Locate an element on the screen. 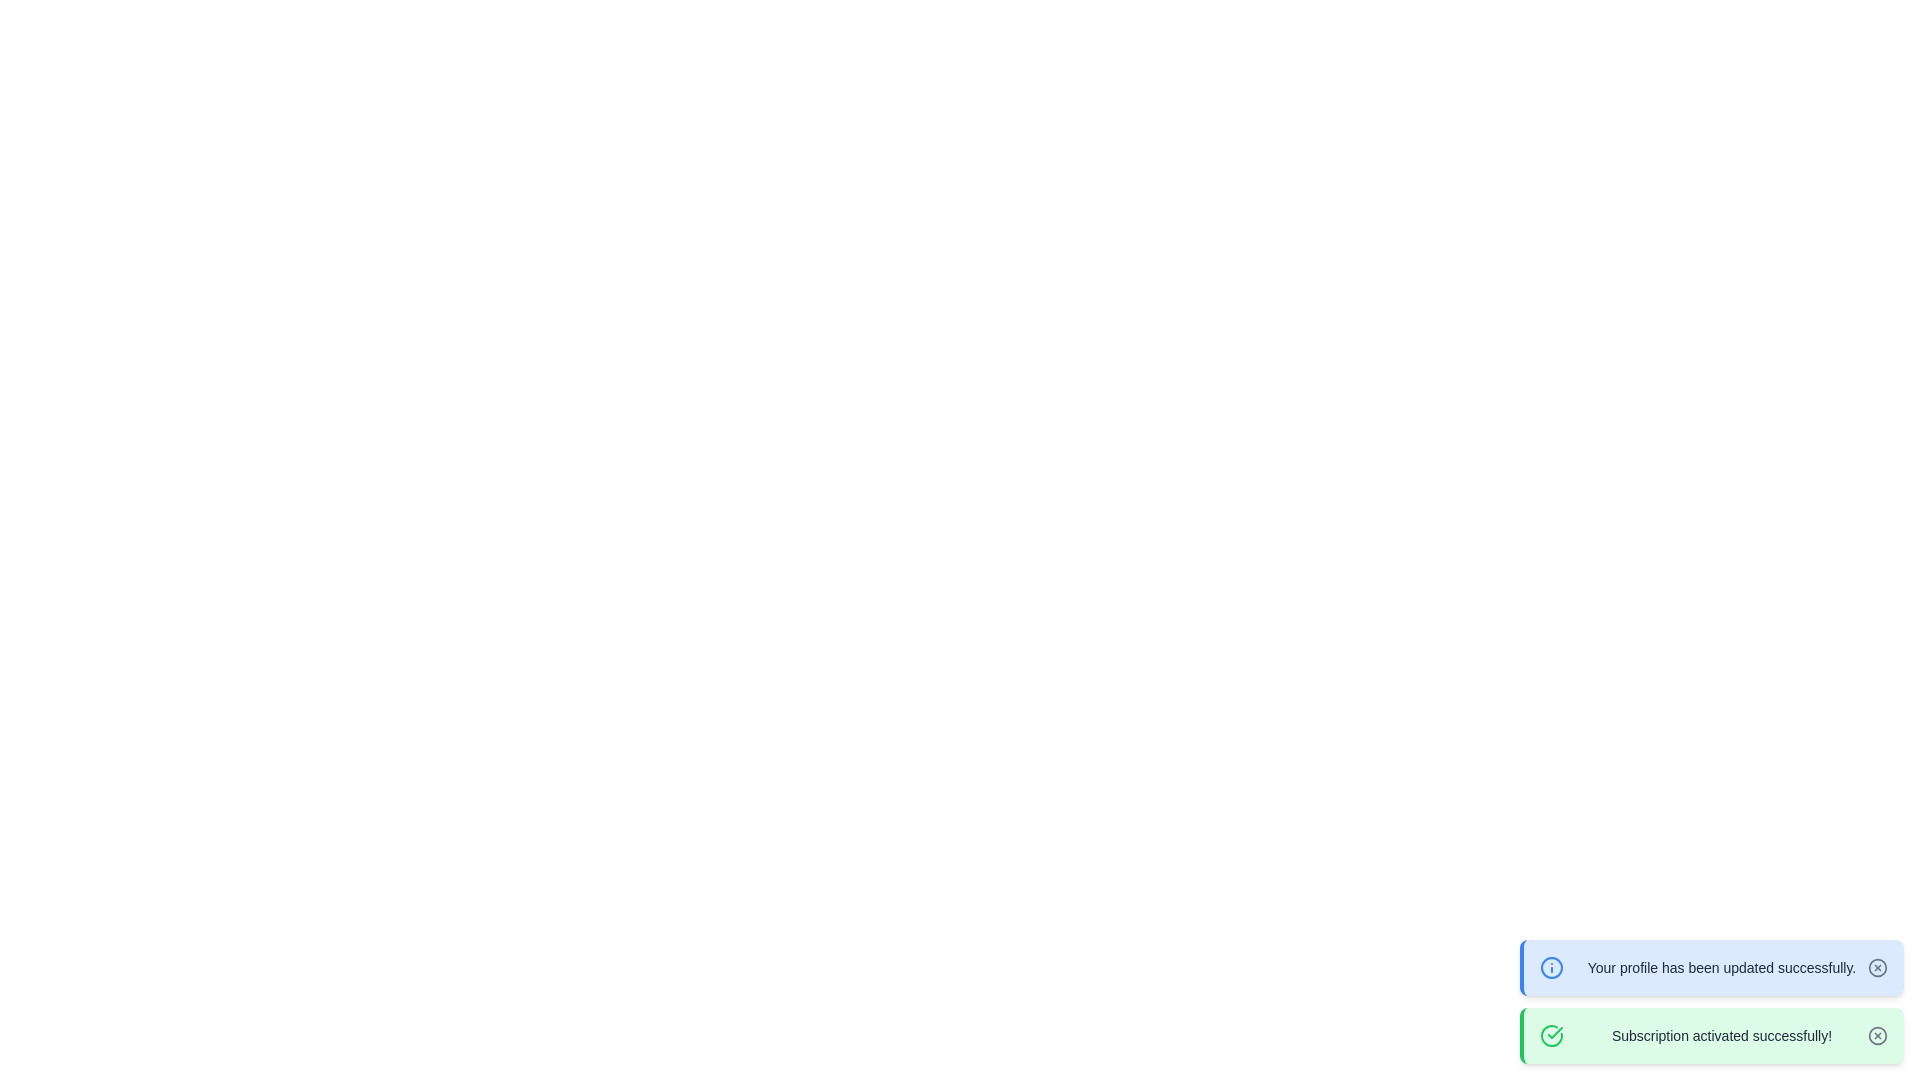 This screenshot has height=1080, width=1920. the green circular confirmation icon with a checkmark, located in the bottom-right notification area, next to the success message 'Subscription activated successfully!' is located at coordinates (1550, 1035).